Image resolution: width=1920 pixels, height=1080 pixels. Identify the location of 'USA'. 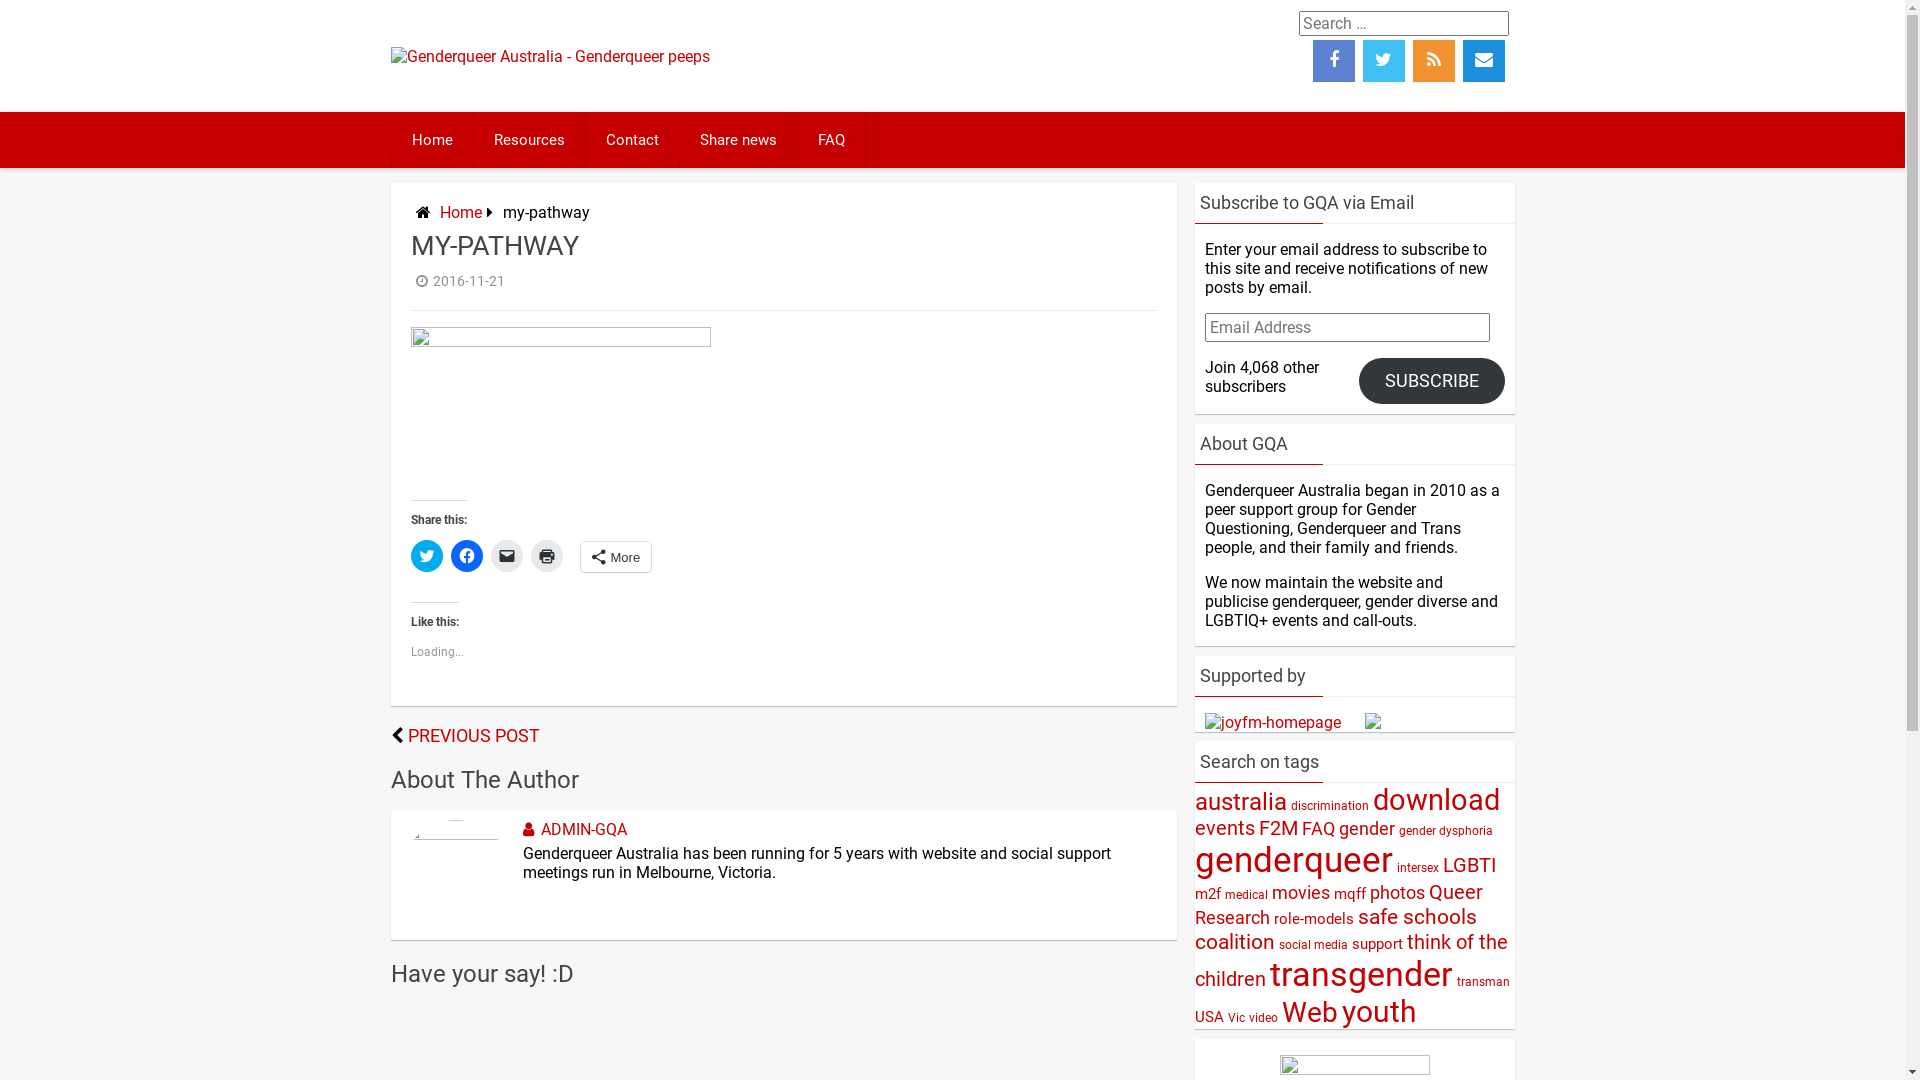
(1207, 1017).